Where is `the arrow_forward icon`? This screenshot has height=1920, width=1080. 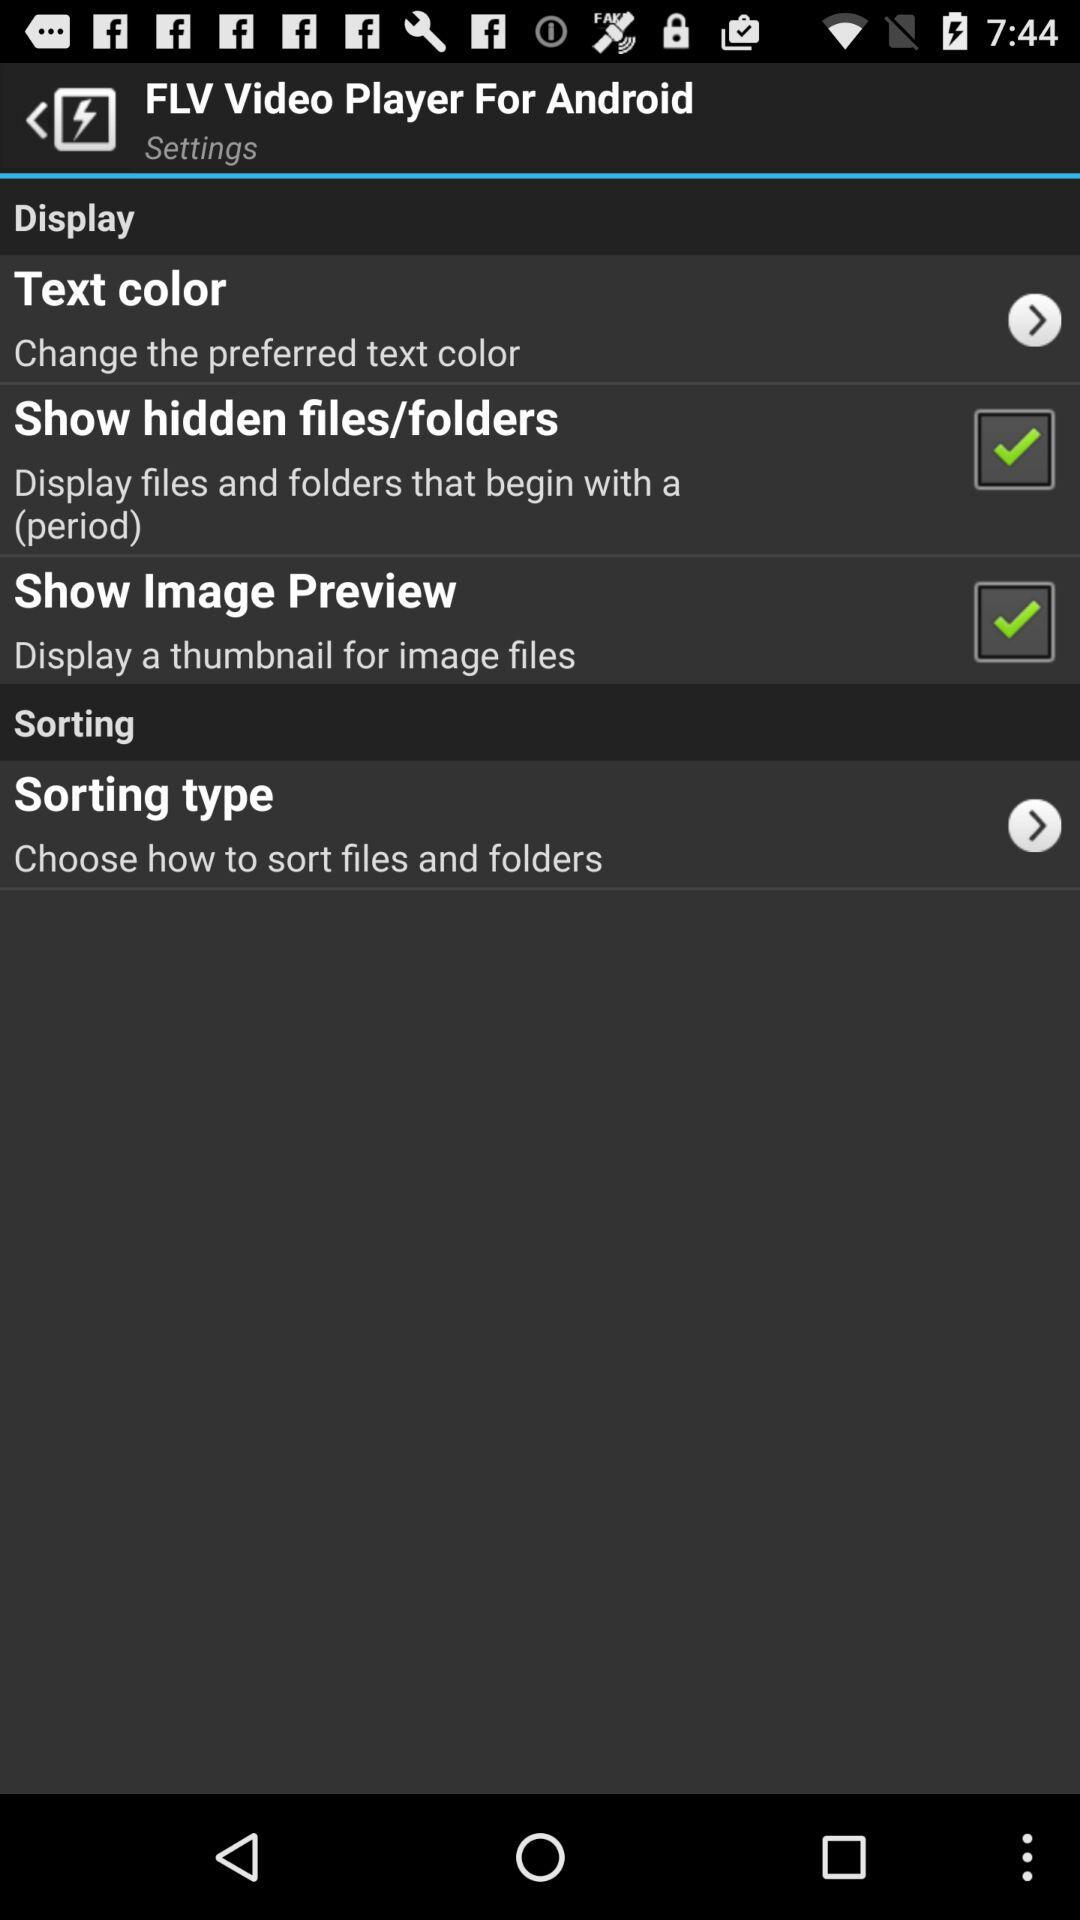 the arrow_forward icon is located at coordinates (1041, 880).